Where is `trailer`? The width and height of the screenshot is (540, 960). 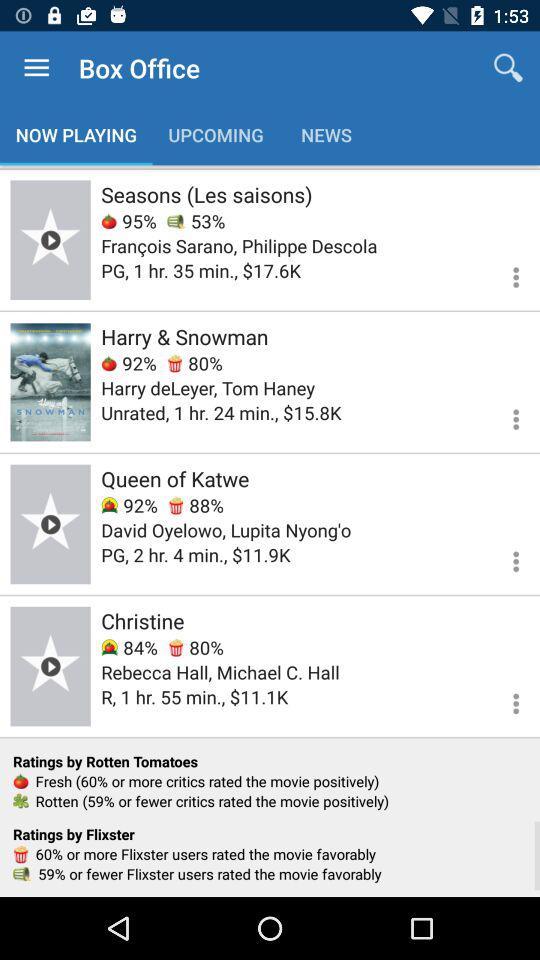 trailer is located at coordinates (50, 523).